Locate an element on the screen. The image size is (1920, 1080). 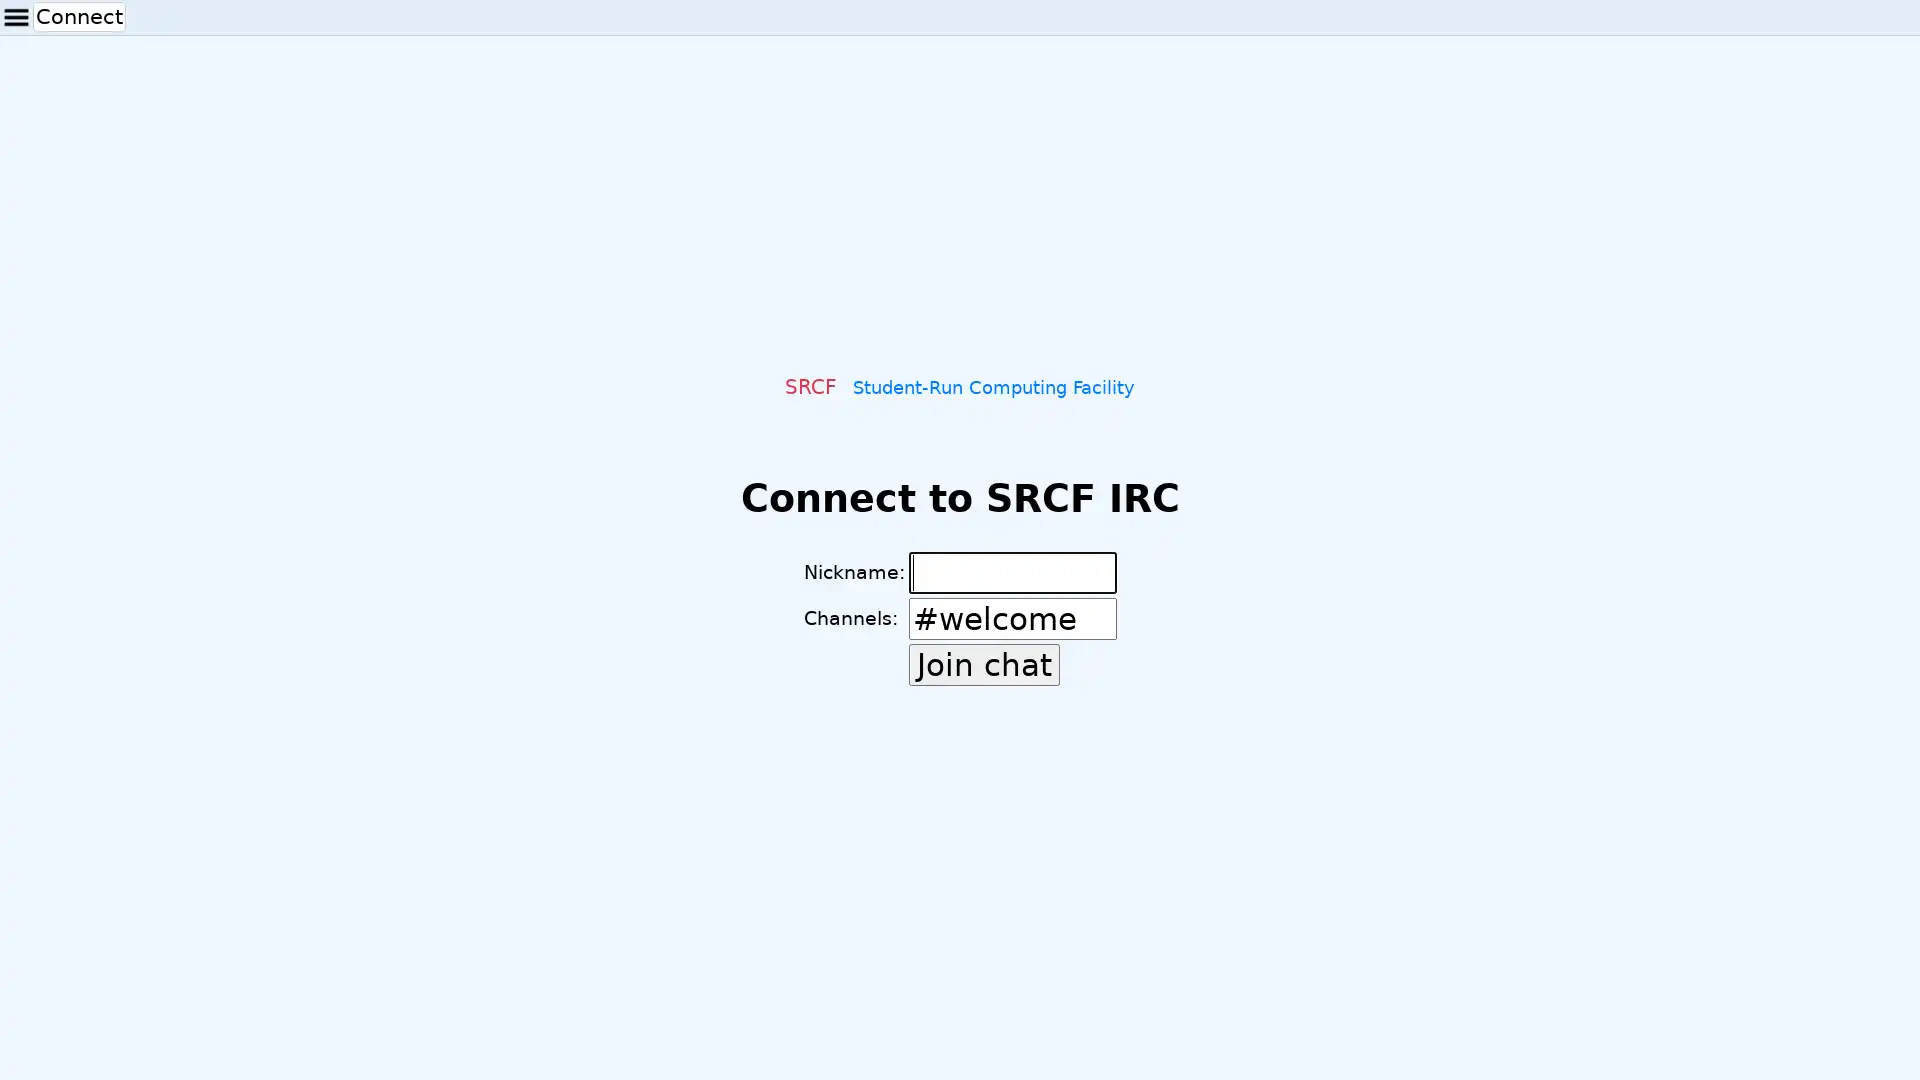
Join chat is located at coordinates (983, 663).